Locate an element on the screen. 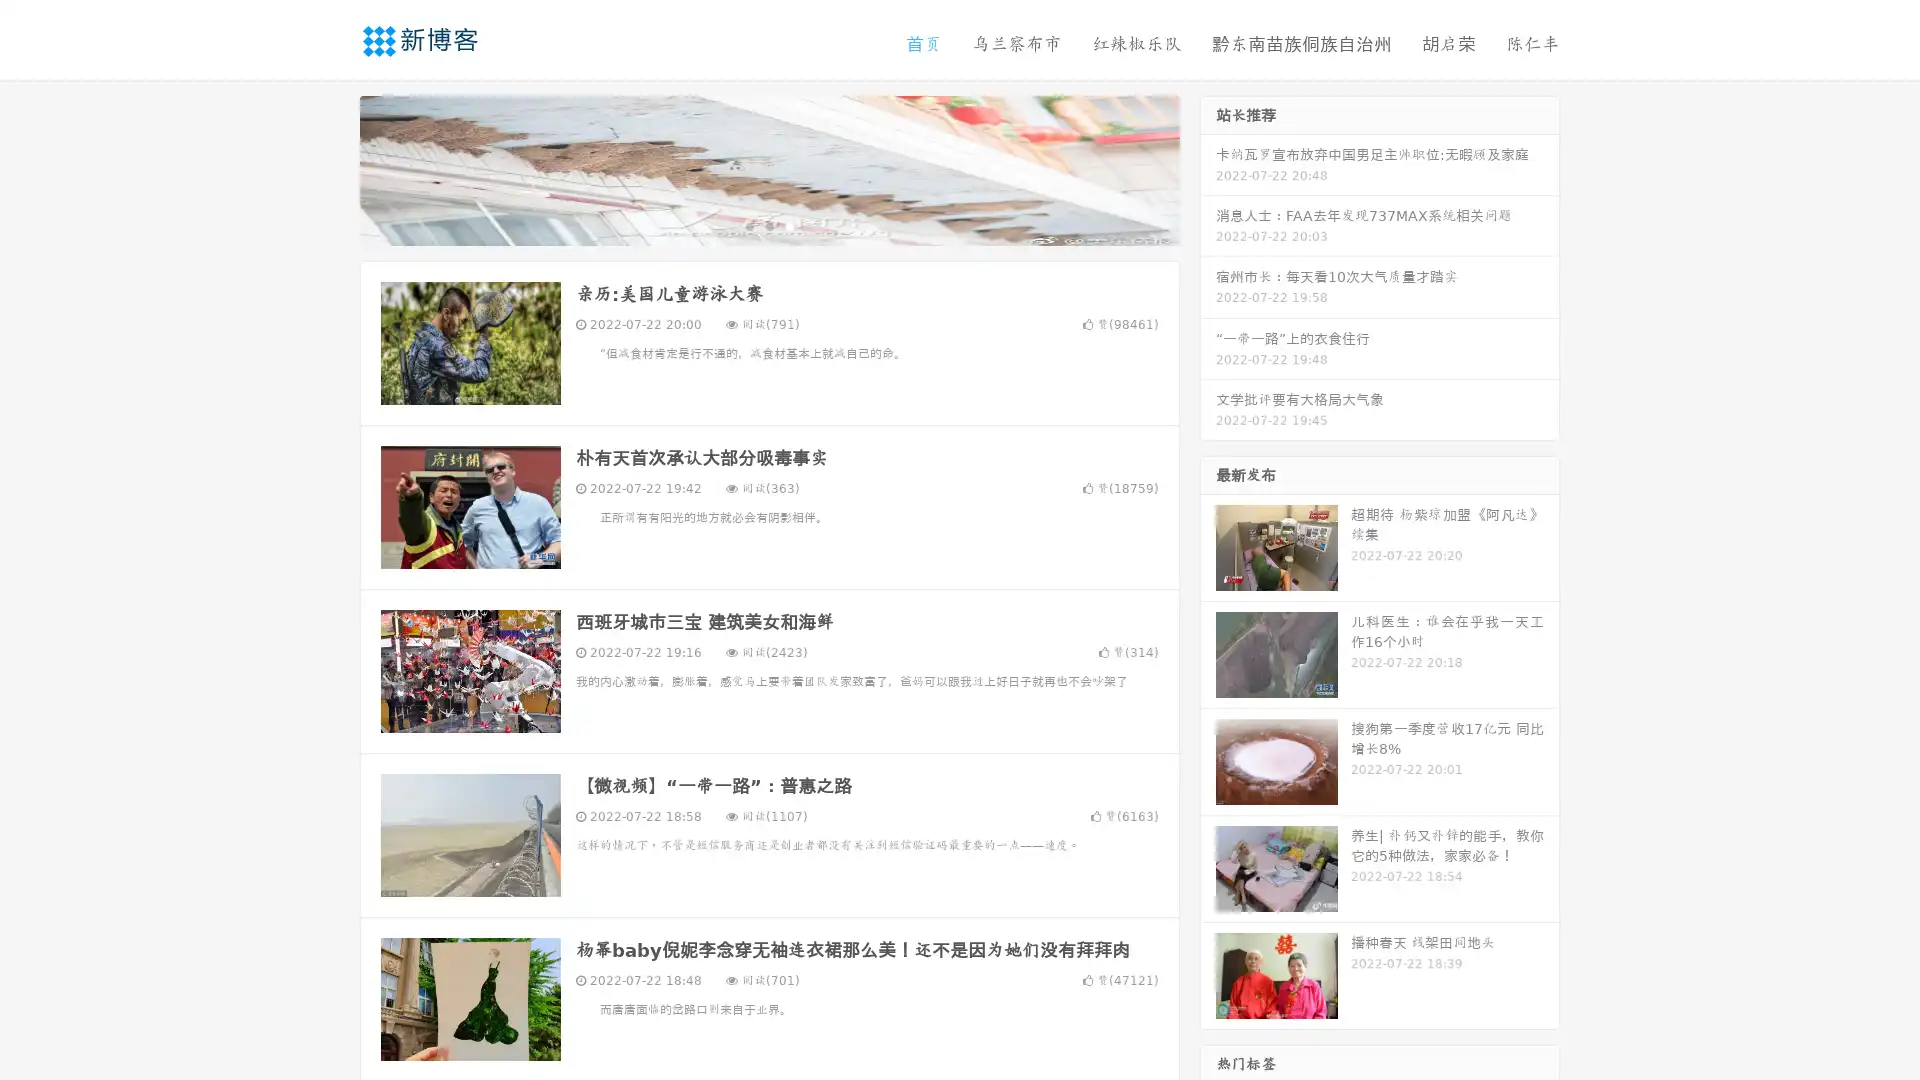 This screenshot has width=1920, height=1080. Go to slide 2 is located at coordinates (768, 225).